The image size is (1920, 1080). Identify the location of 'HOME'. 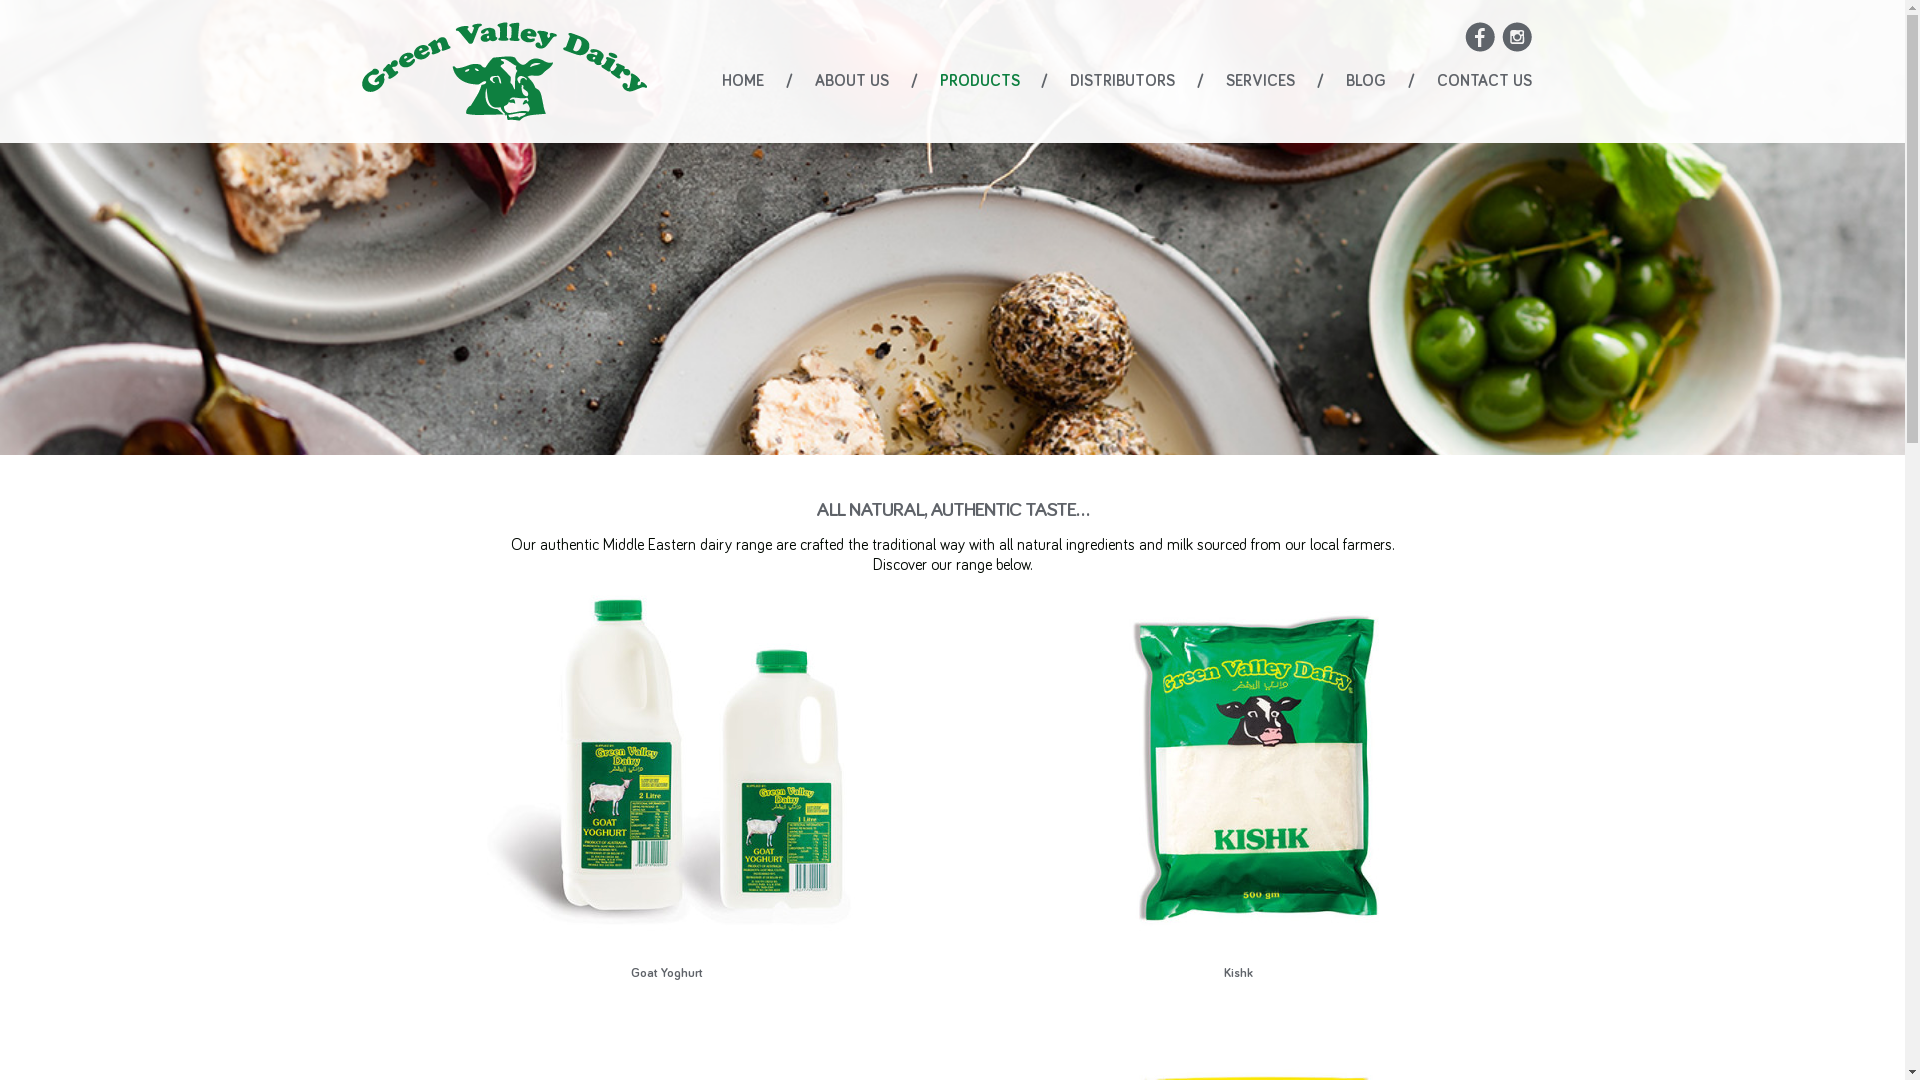
(742, 80).